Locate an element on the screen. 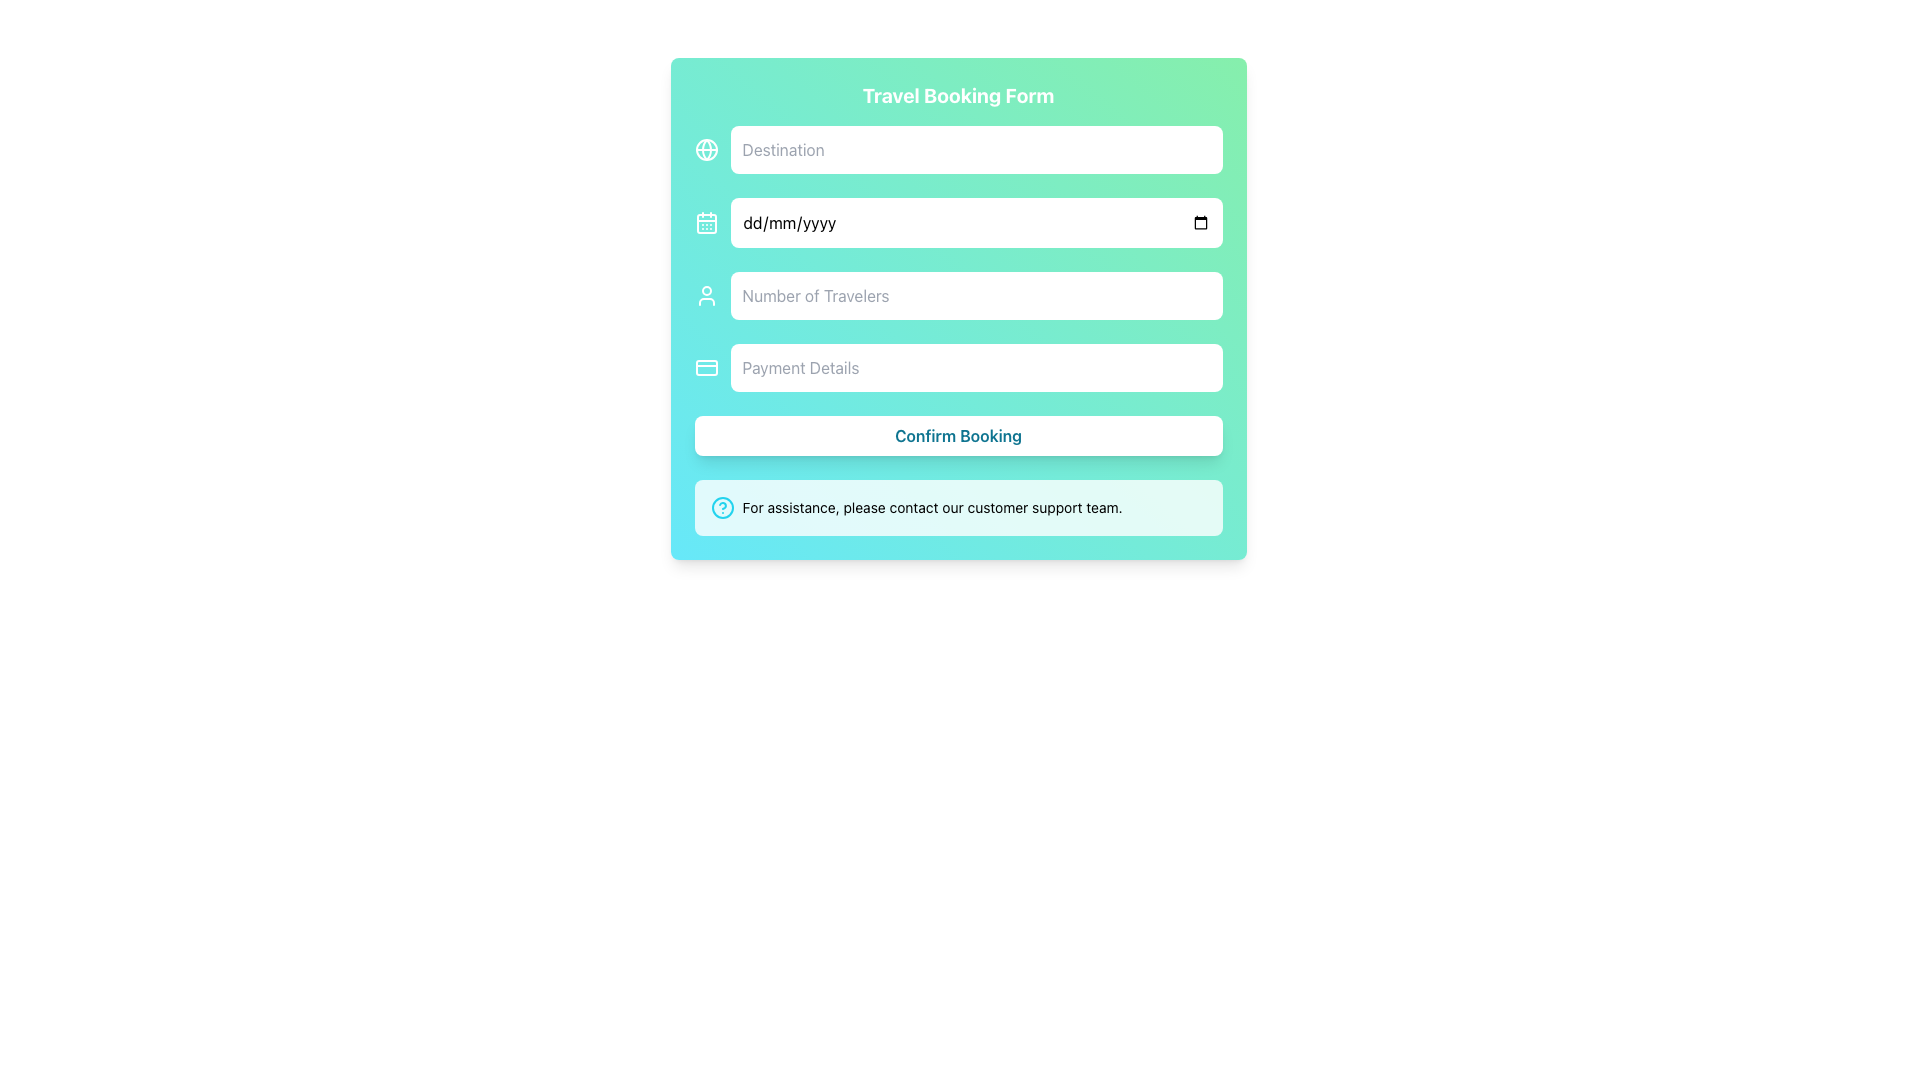 This screenshot has width=1920, height=1080. the Number Input Field used for entering the number of travelers in the booking form is located at coordinates (976, 296).